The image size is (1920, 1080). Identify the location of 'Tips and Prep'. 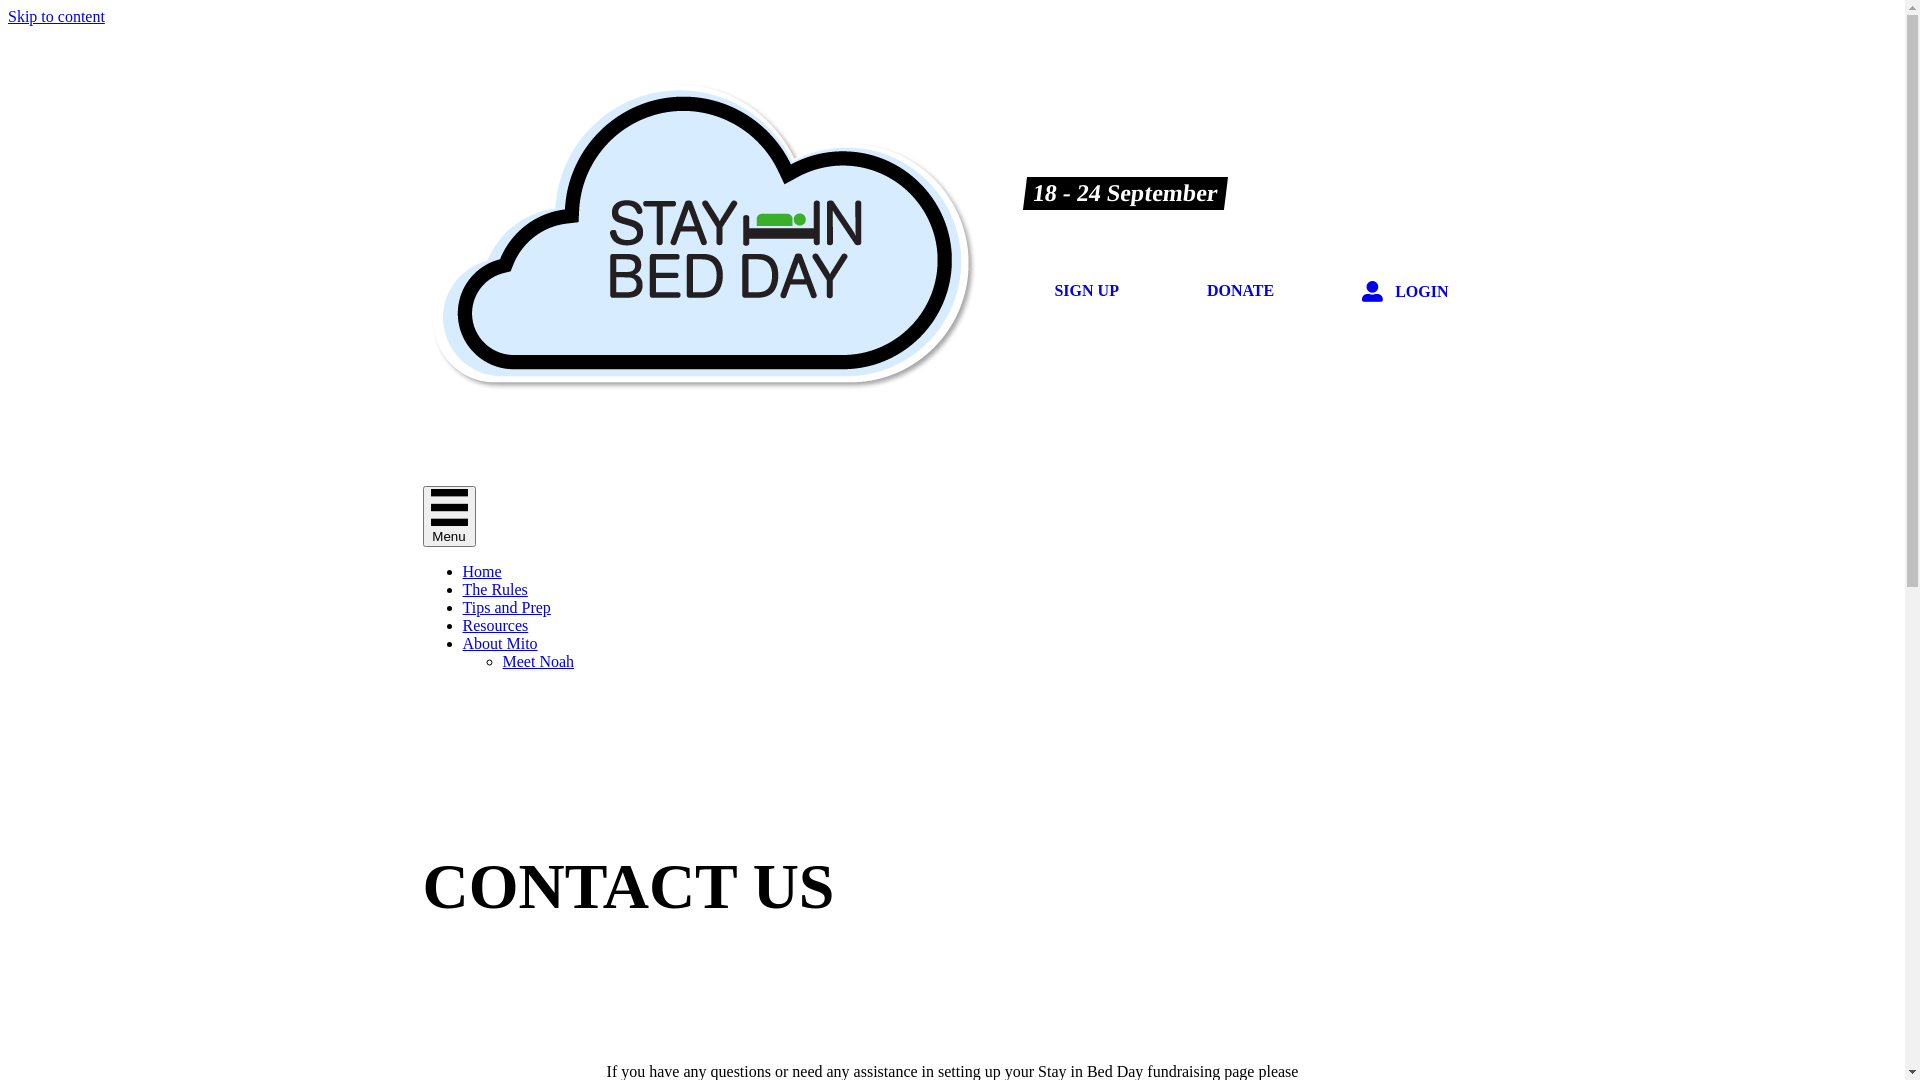
(505, 606).